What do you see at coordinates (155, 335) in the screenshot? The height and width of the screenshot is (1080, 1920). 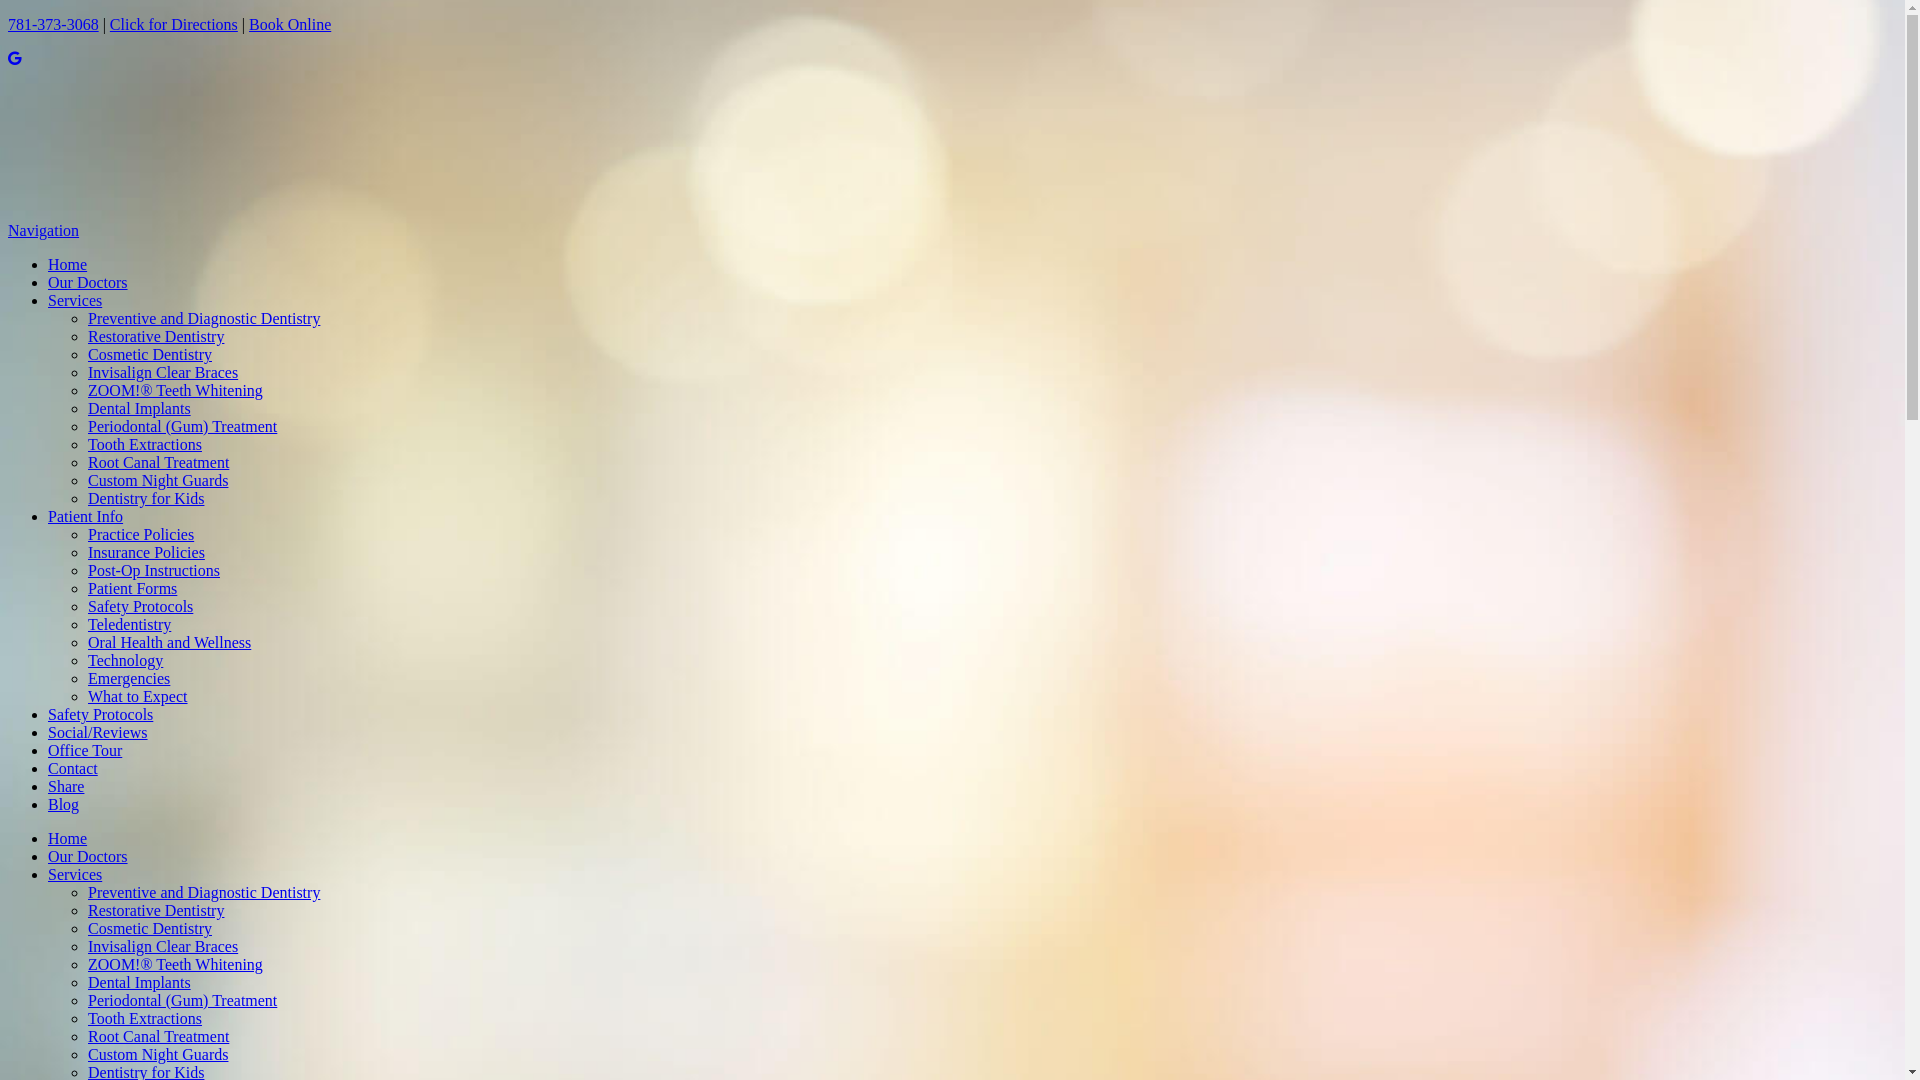 I see `'Restorative Dentistry'` at bounding box center [155, 335].